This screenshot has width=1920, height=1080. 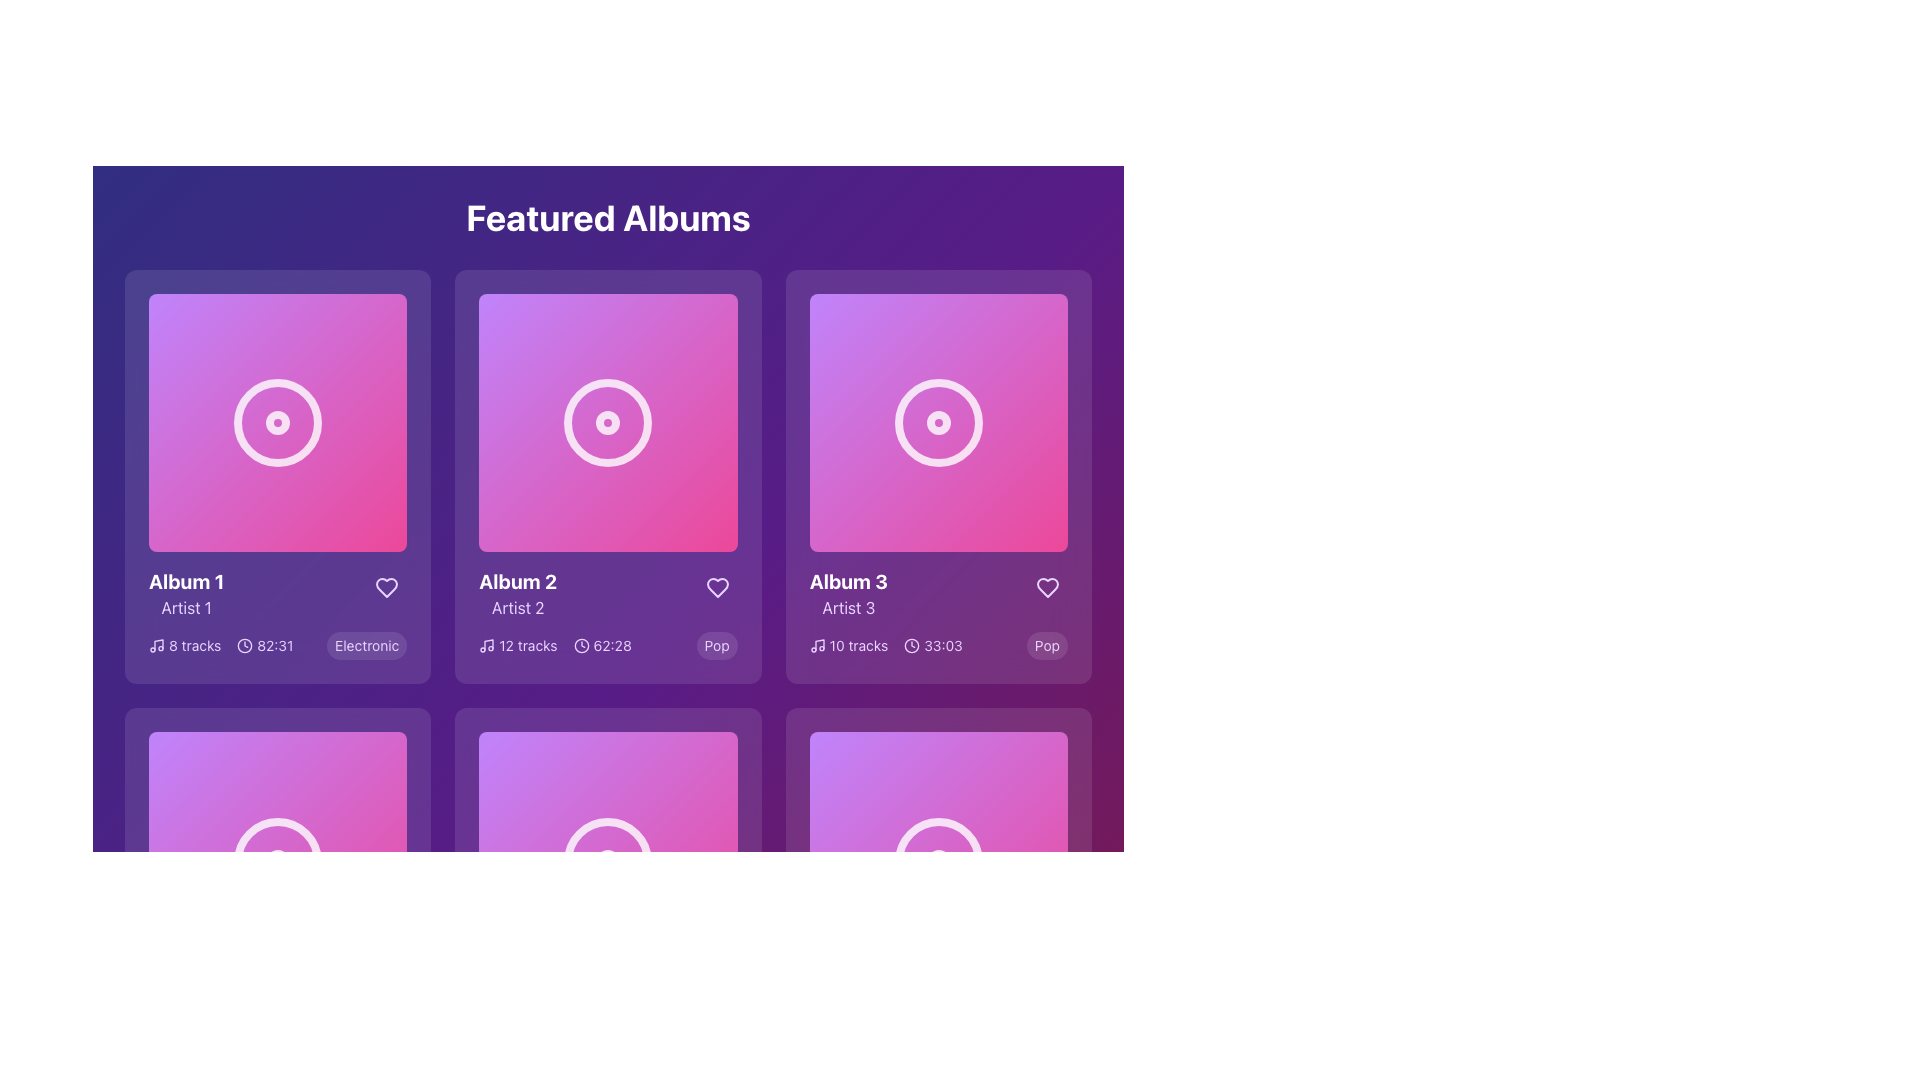 I want to click on the SVG graphical circle that is part of the clock icon located below the album title 'Album 2' by 'Artist 2', which indicates the duration information for '12 tracks', so click(x=580, y=646).